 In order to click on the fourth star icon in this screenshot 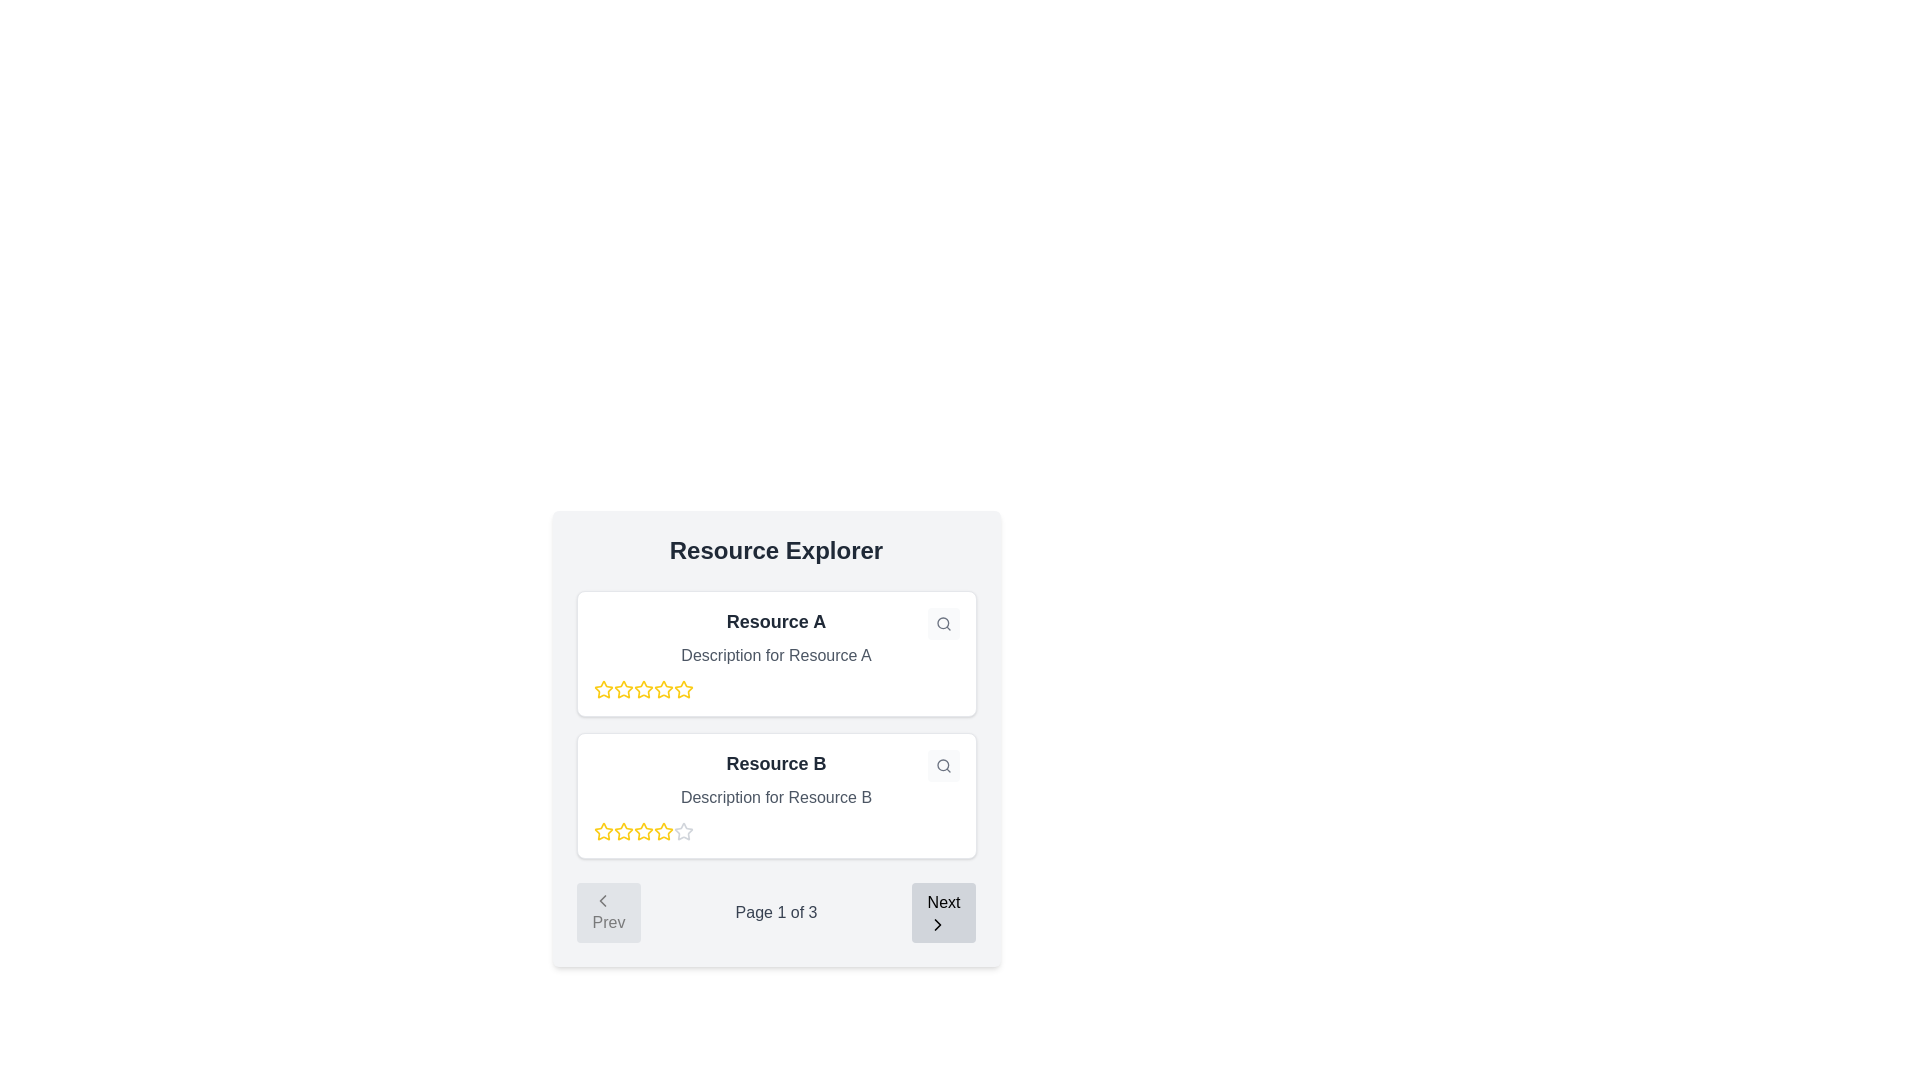, I will do `click(663, 831)`.